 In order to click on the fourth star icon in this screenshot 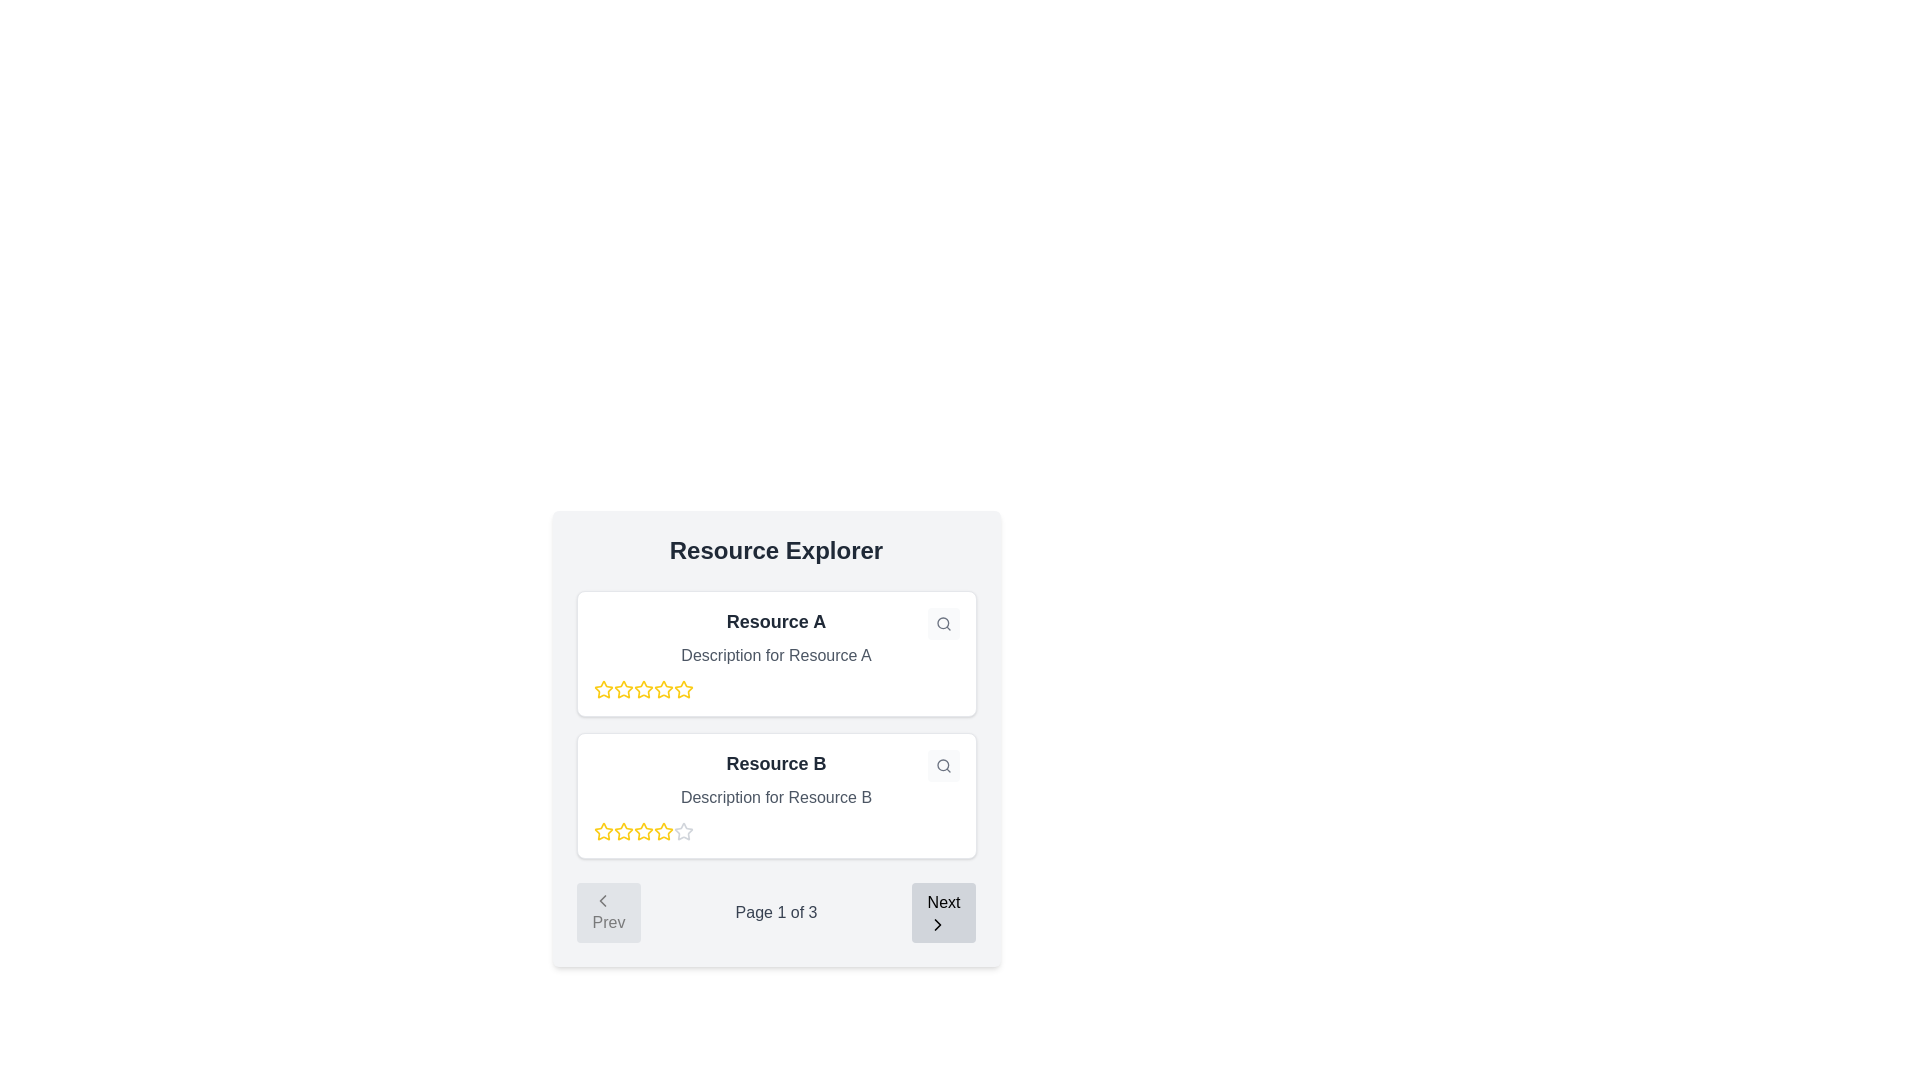, I will do `click(663, 831)`.